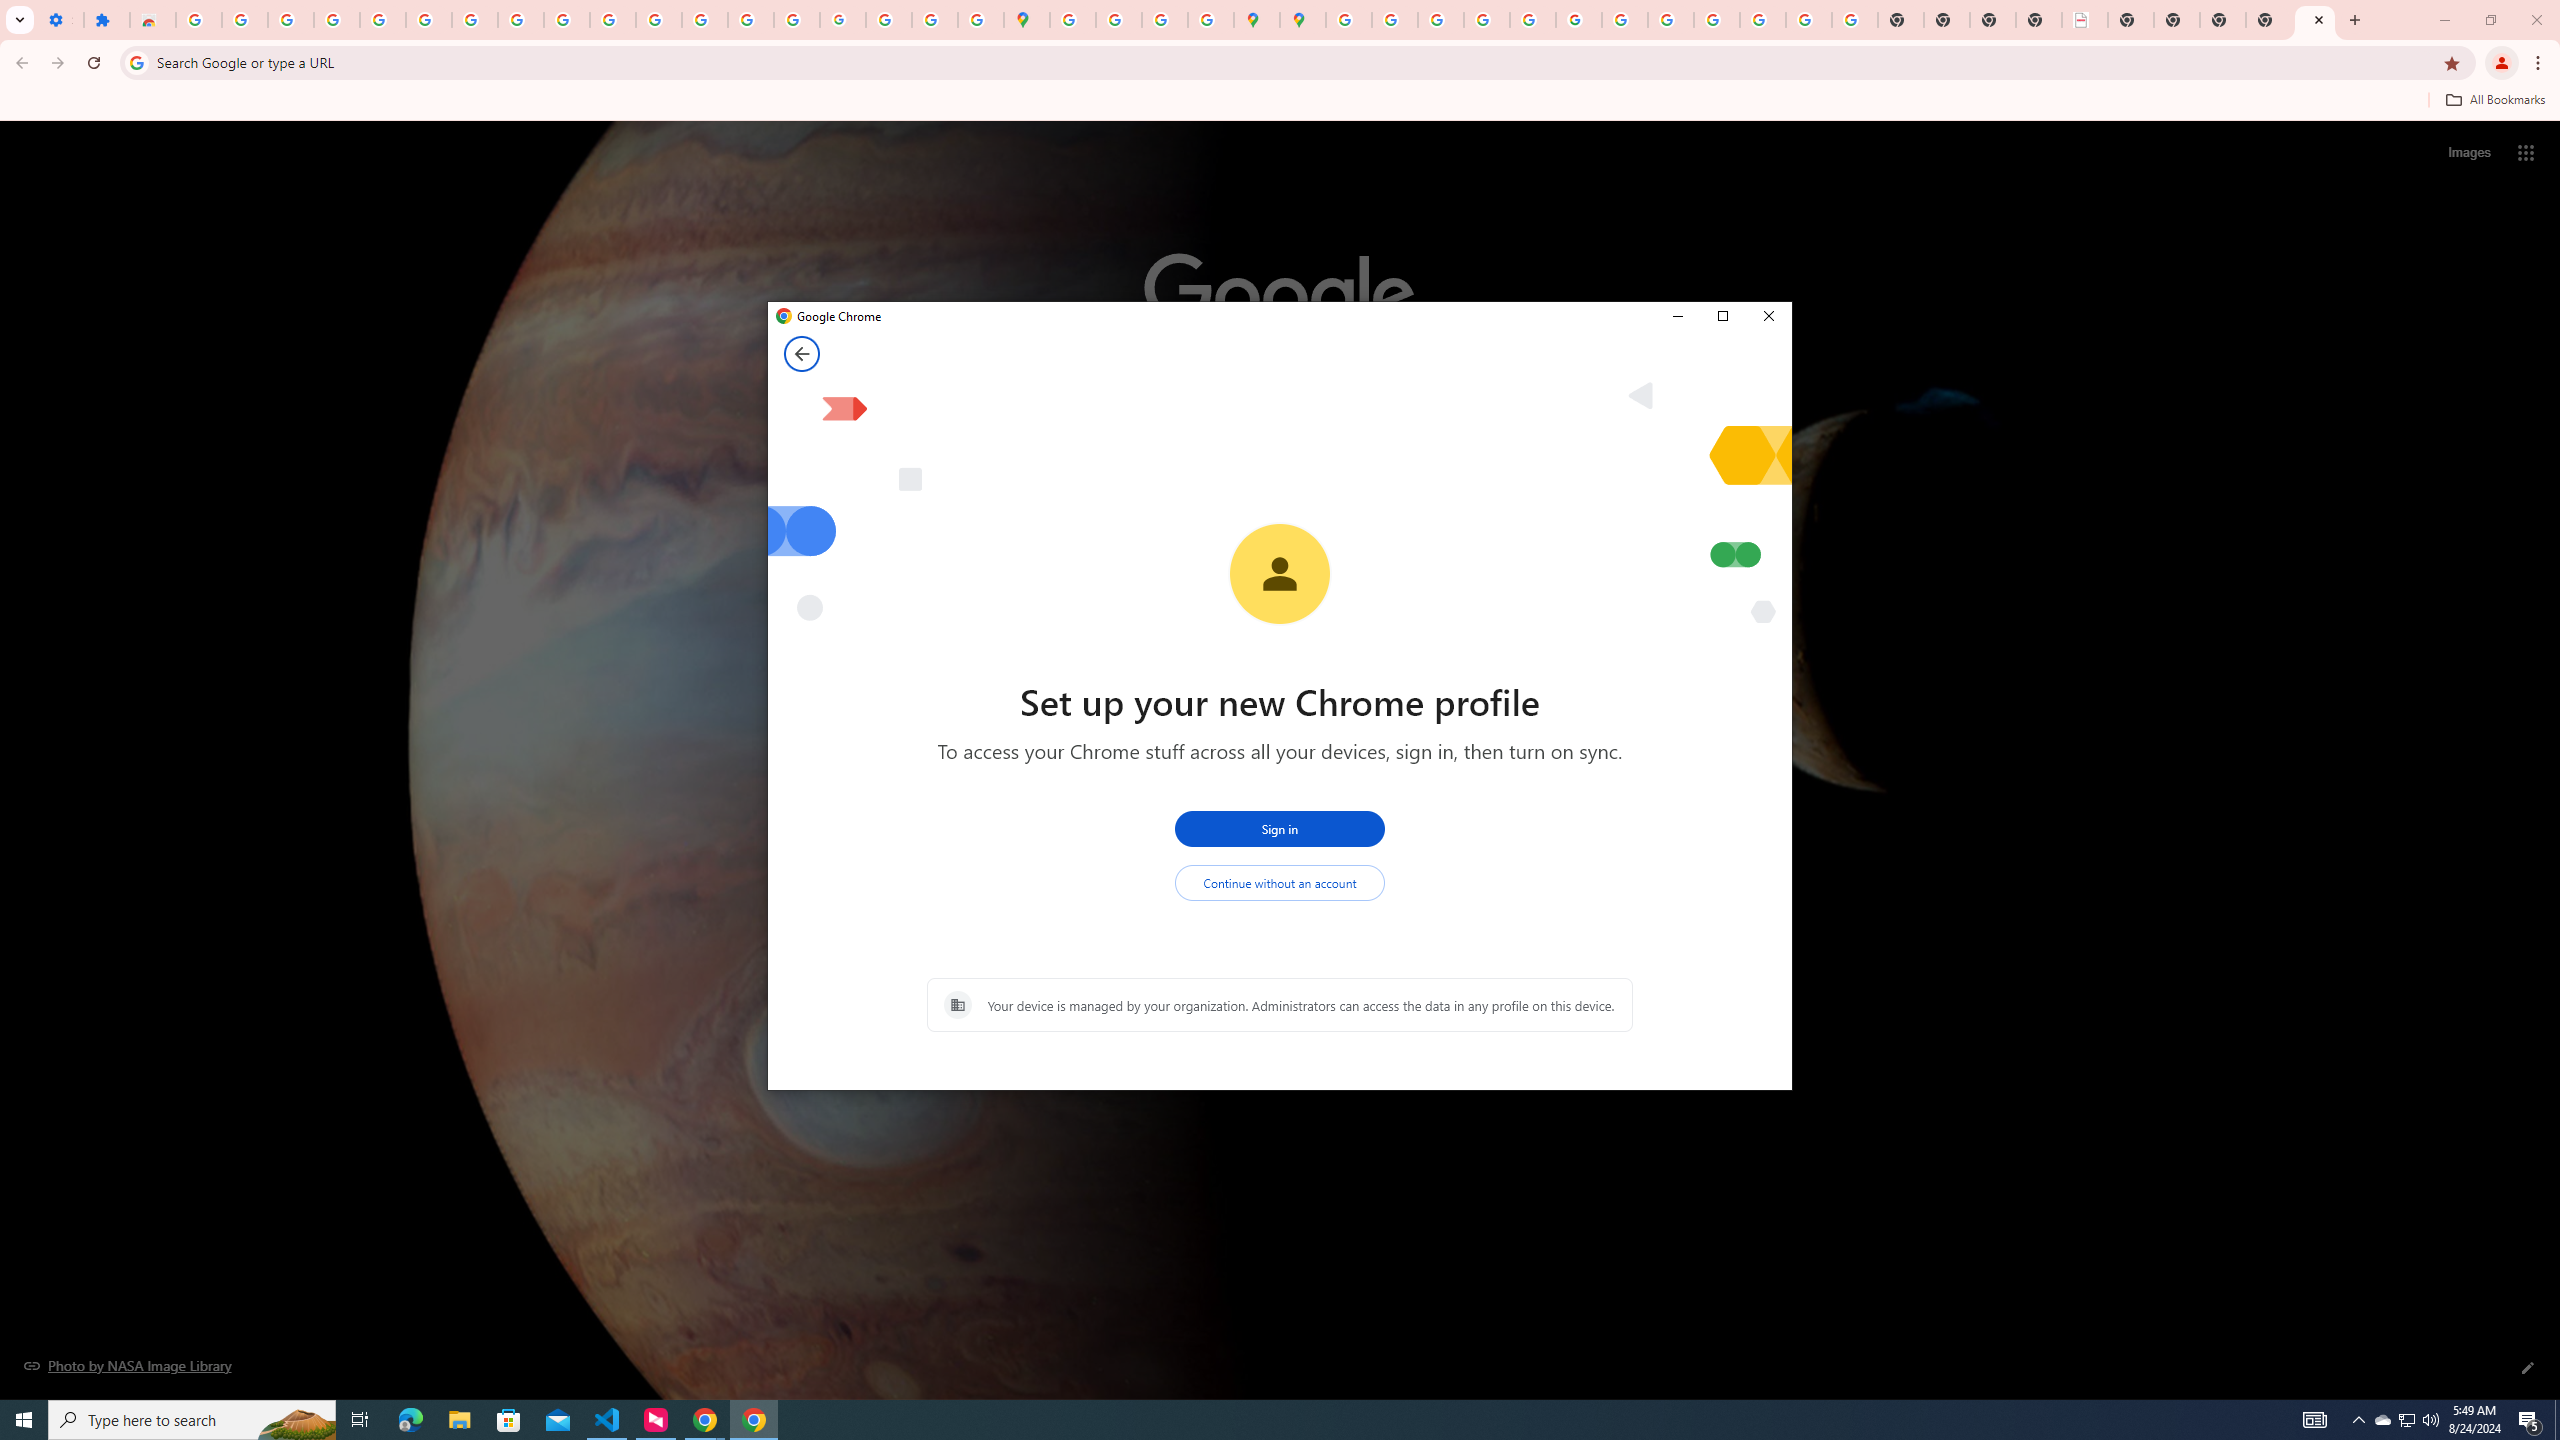  Describe the element at coordinates (458, 1418) in the screenshot. I see `'File Explorer'` at that location.